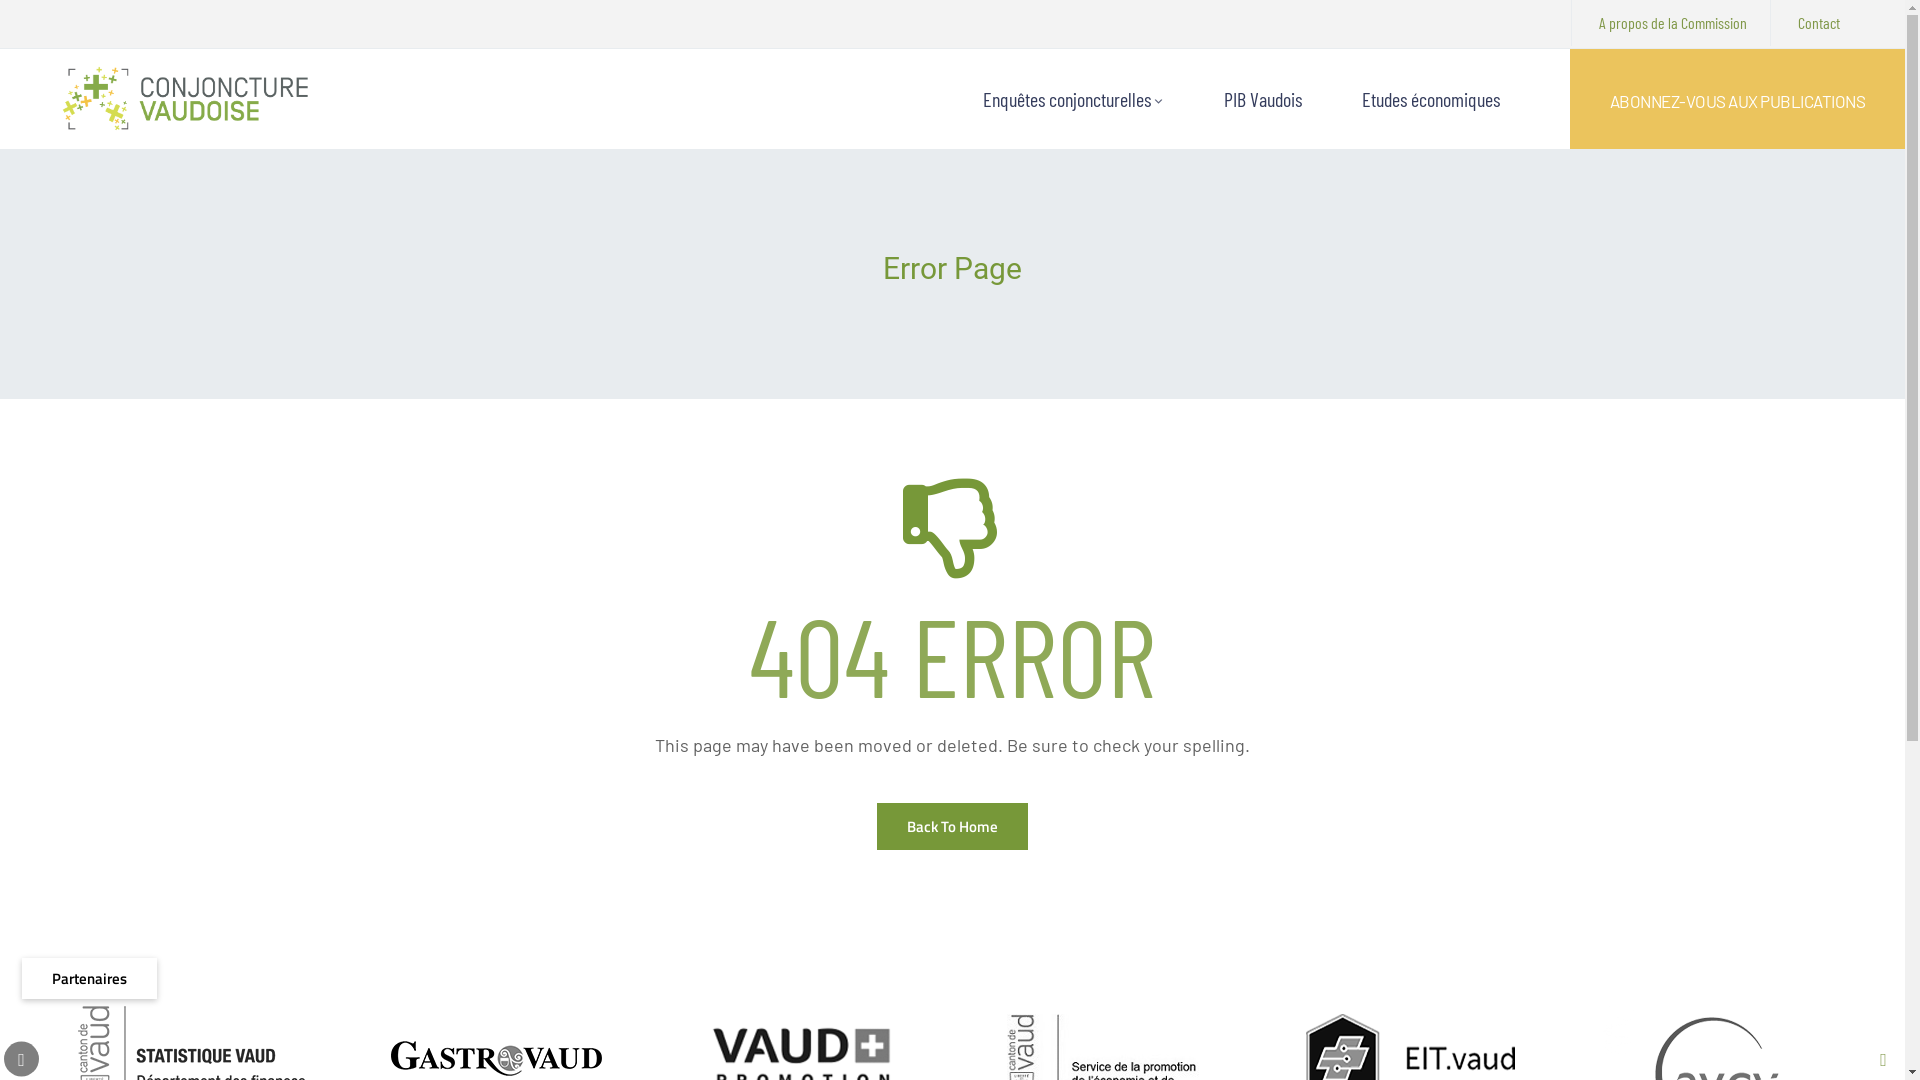 This screenshot has width=1920, height=1080. Describe the element at coordinates (951, 826) in the screenshot. I see `'Back To Home'` at that location.